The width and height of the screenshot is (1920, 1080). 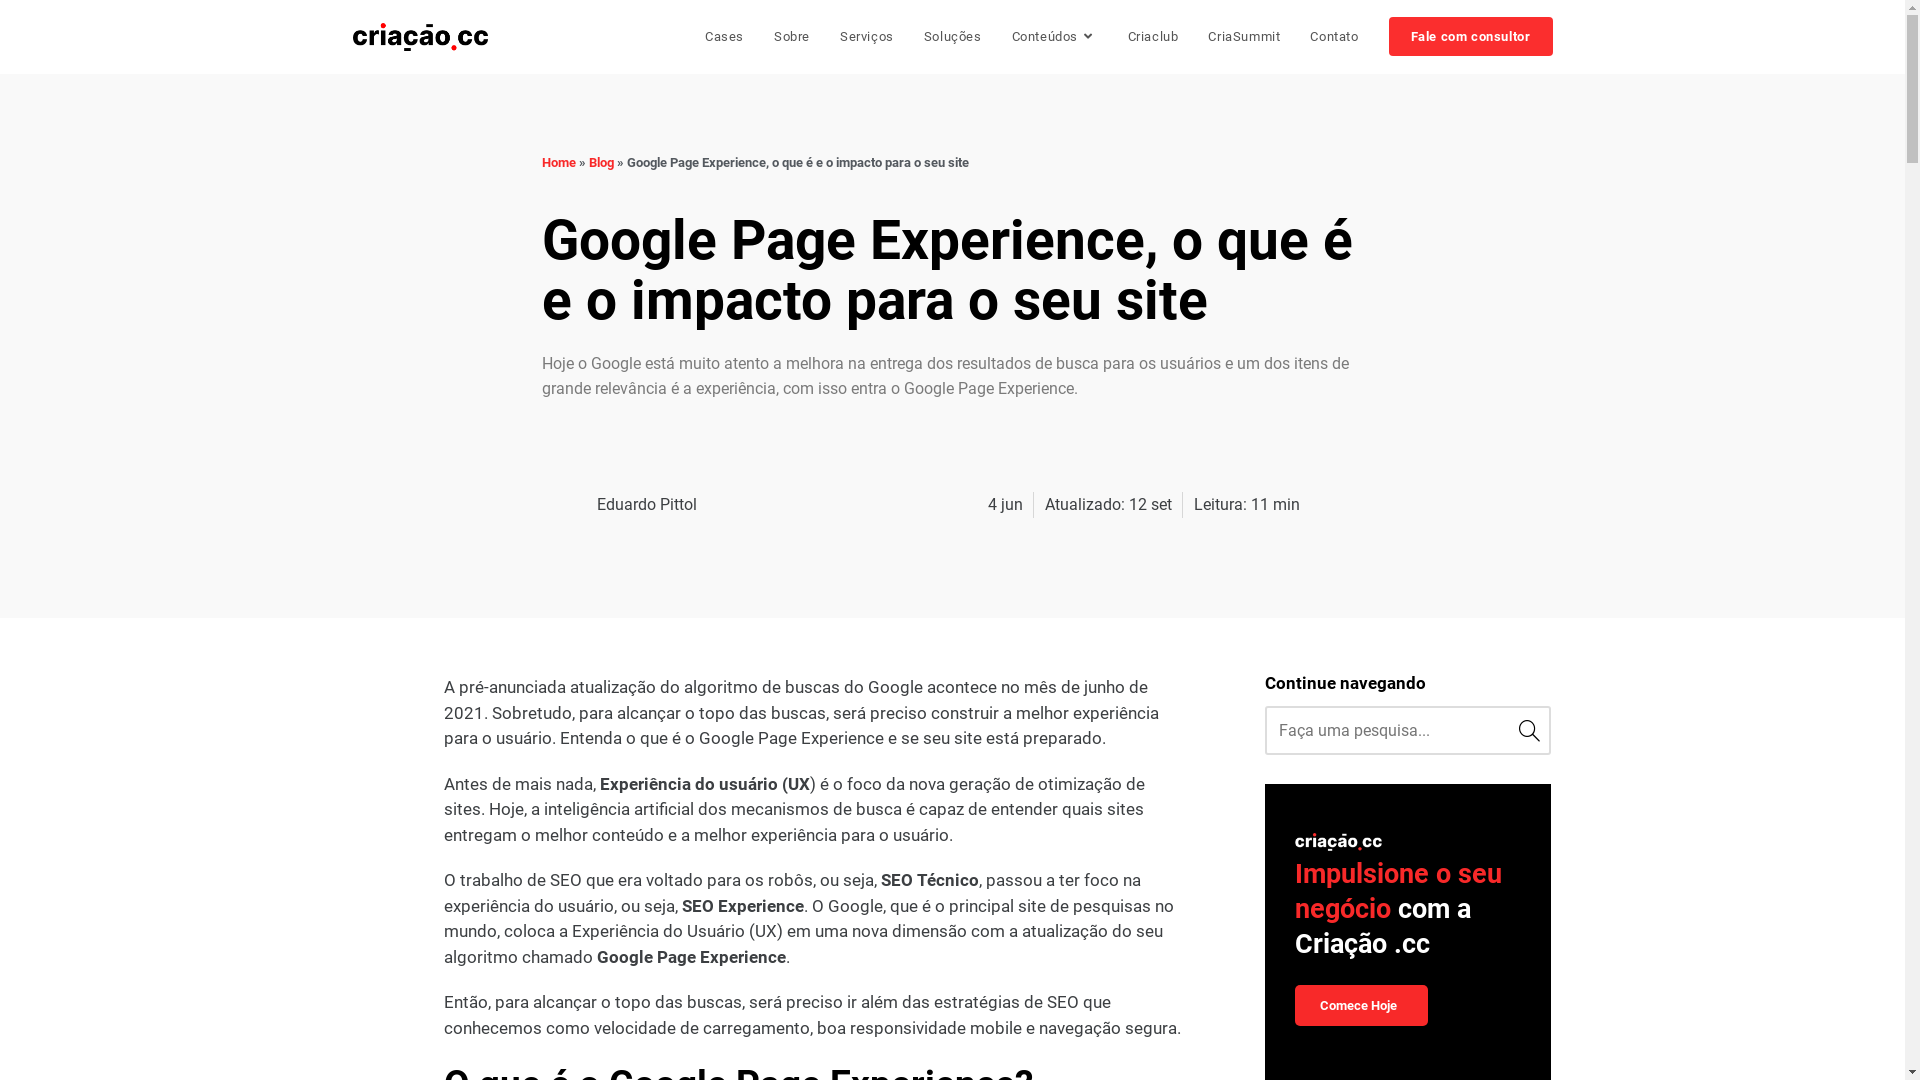 What do you see at coordinates (599, 161) in the screenshot?
I see `'Blog'` at bounding box center [599, 161].